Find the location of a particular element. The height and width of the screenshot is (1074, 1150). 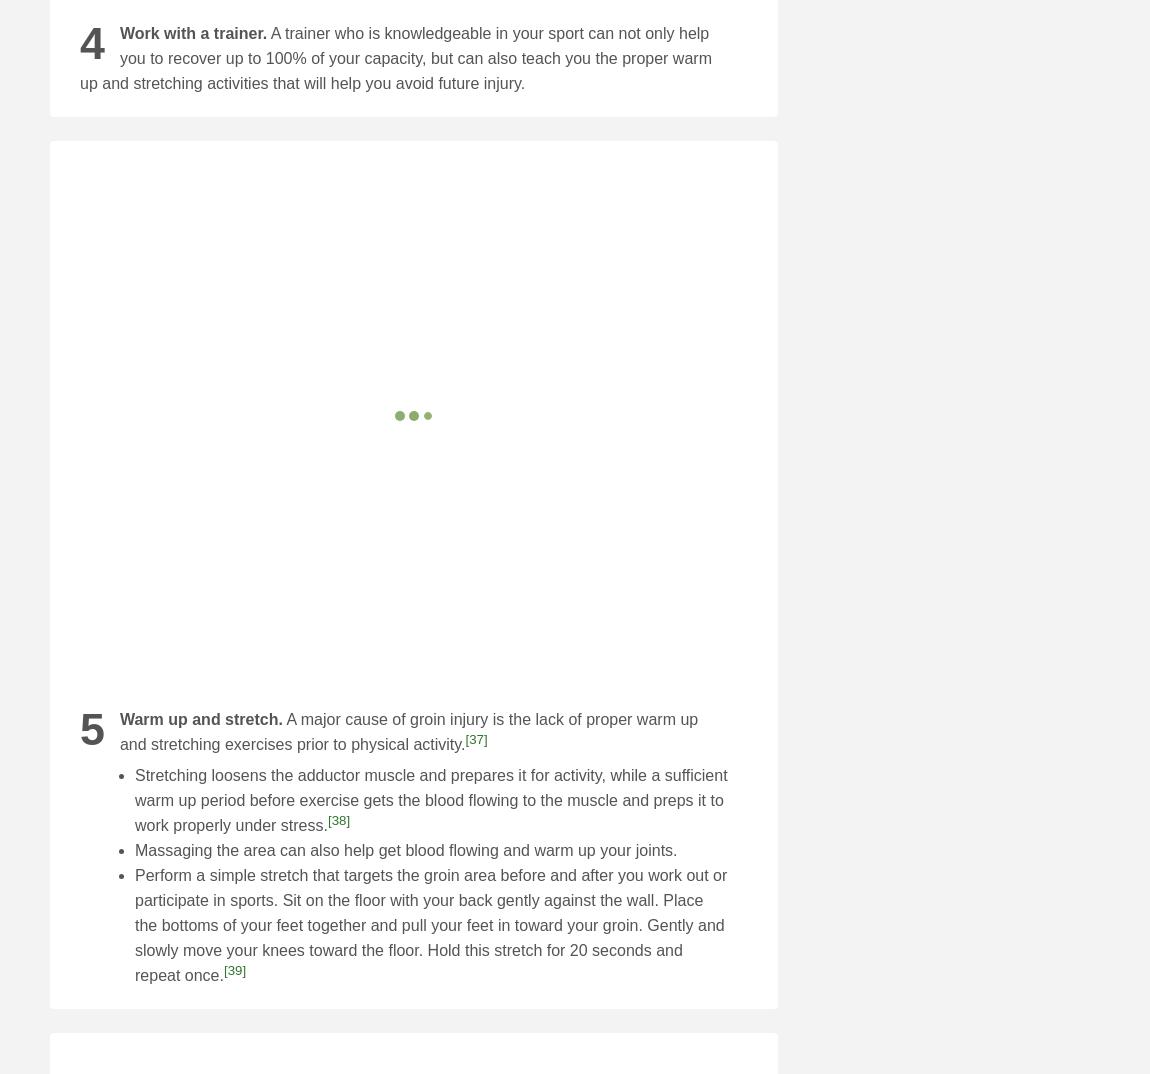

'Stretching loosens the adductor muscle and prepares it for activity, while a sufficient warm up period before exercise gets the blood flowing to the muscle and preps it to work properly under stress.' is located at coordinates (431, 799).